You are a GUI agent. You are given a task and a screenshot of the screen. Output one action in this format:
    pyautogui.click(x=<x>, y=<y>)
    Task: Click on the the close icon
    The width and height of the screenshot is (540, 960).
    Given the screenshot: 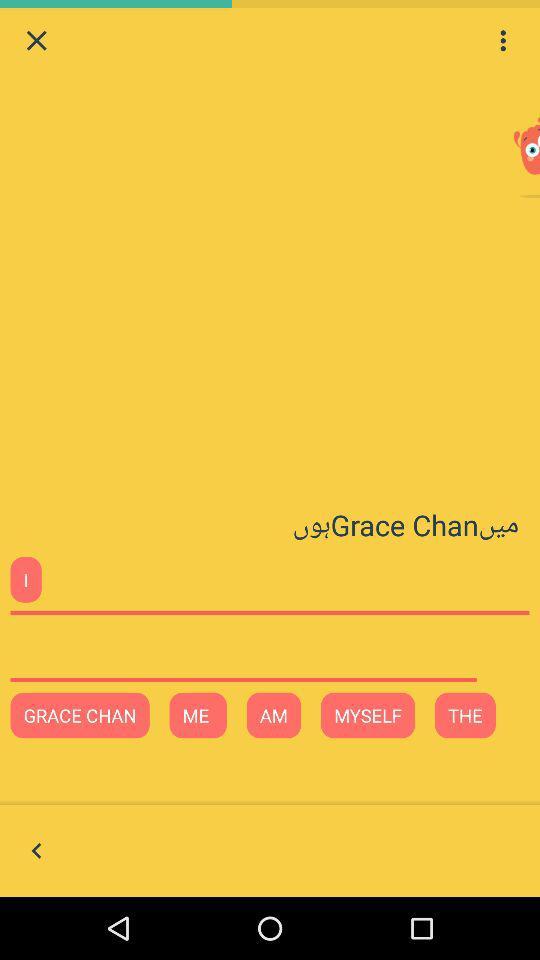 What is the action you would take?
    pyautogui.click(x=36, y=42)
    